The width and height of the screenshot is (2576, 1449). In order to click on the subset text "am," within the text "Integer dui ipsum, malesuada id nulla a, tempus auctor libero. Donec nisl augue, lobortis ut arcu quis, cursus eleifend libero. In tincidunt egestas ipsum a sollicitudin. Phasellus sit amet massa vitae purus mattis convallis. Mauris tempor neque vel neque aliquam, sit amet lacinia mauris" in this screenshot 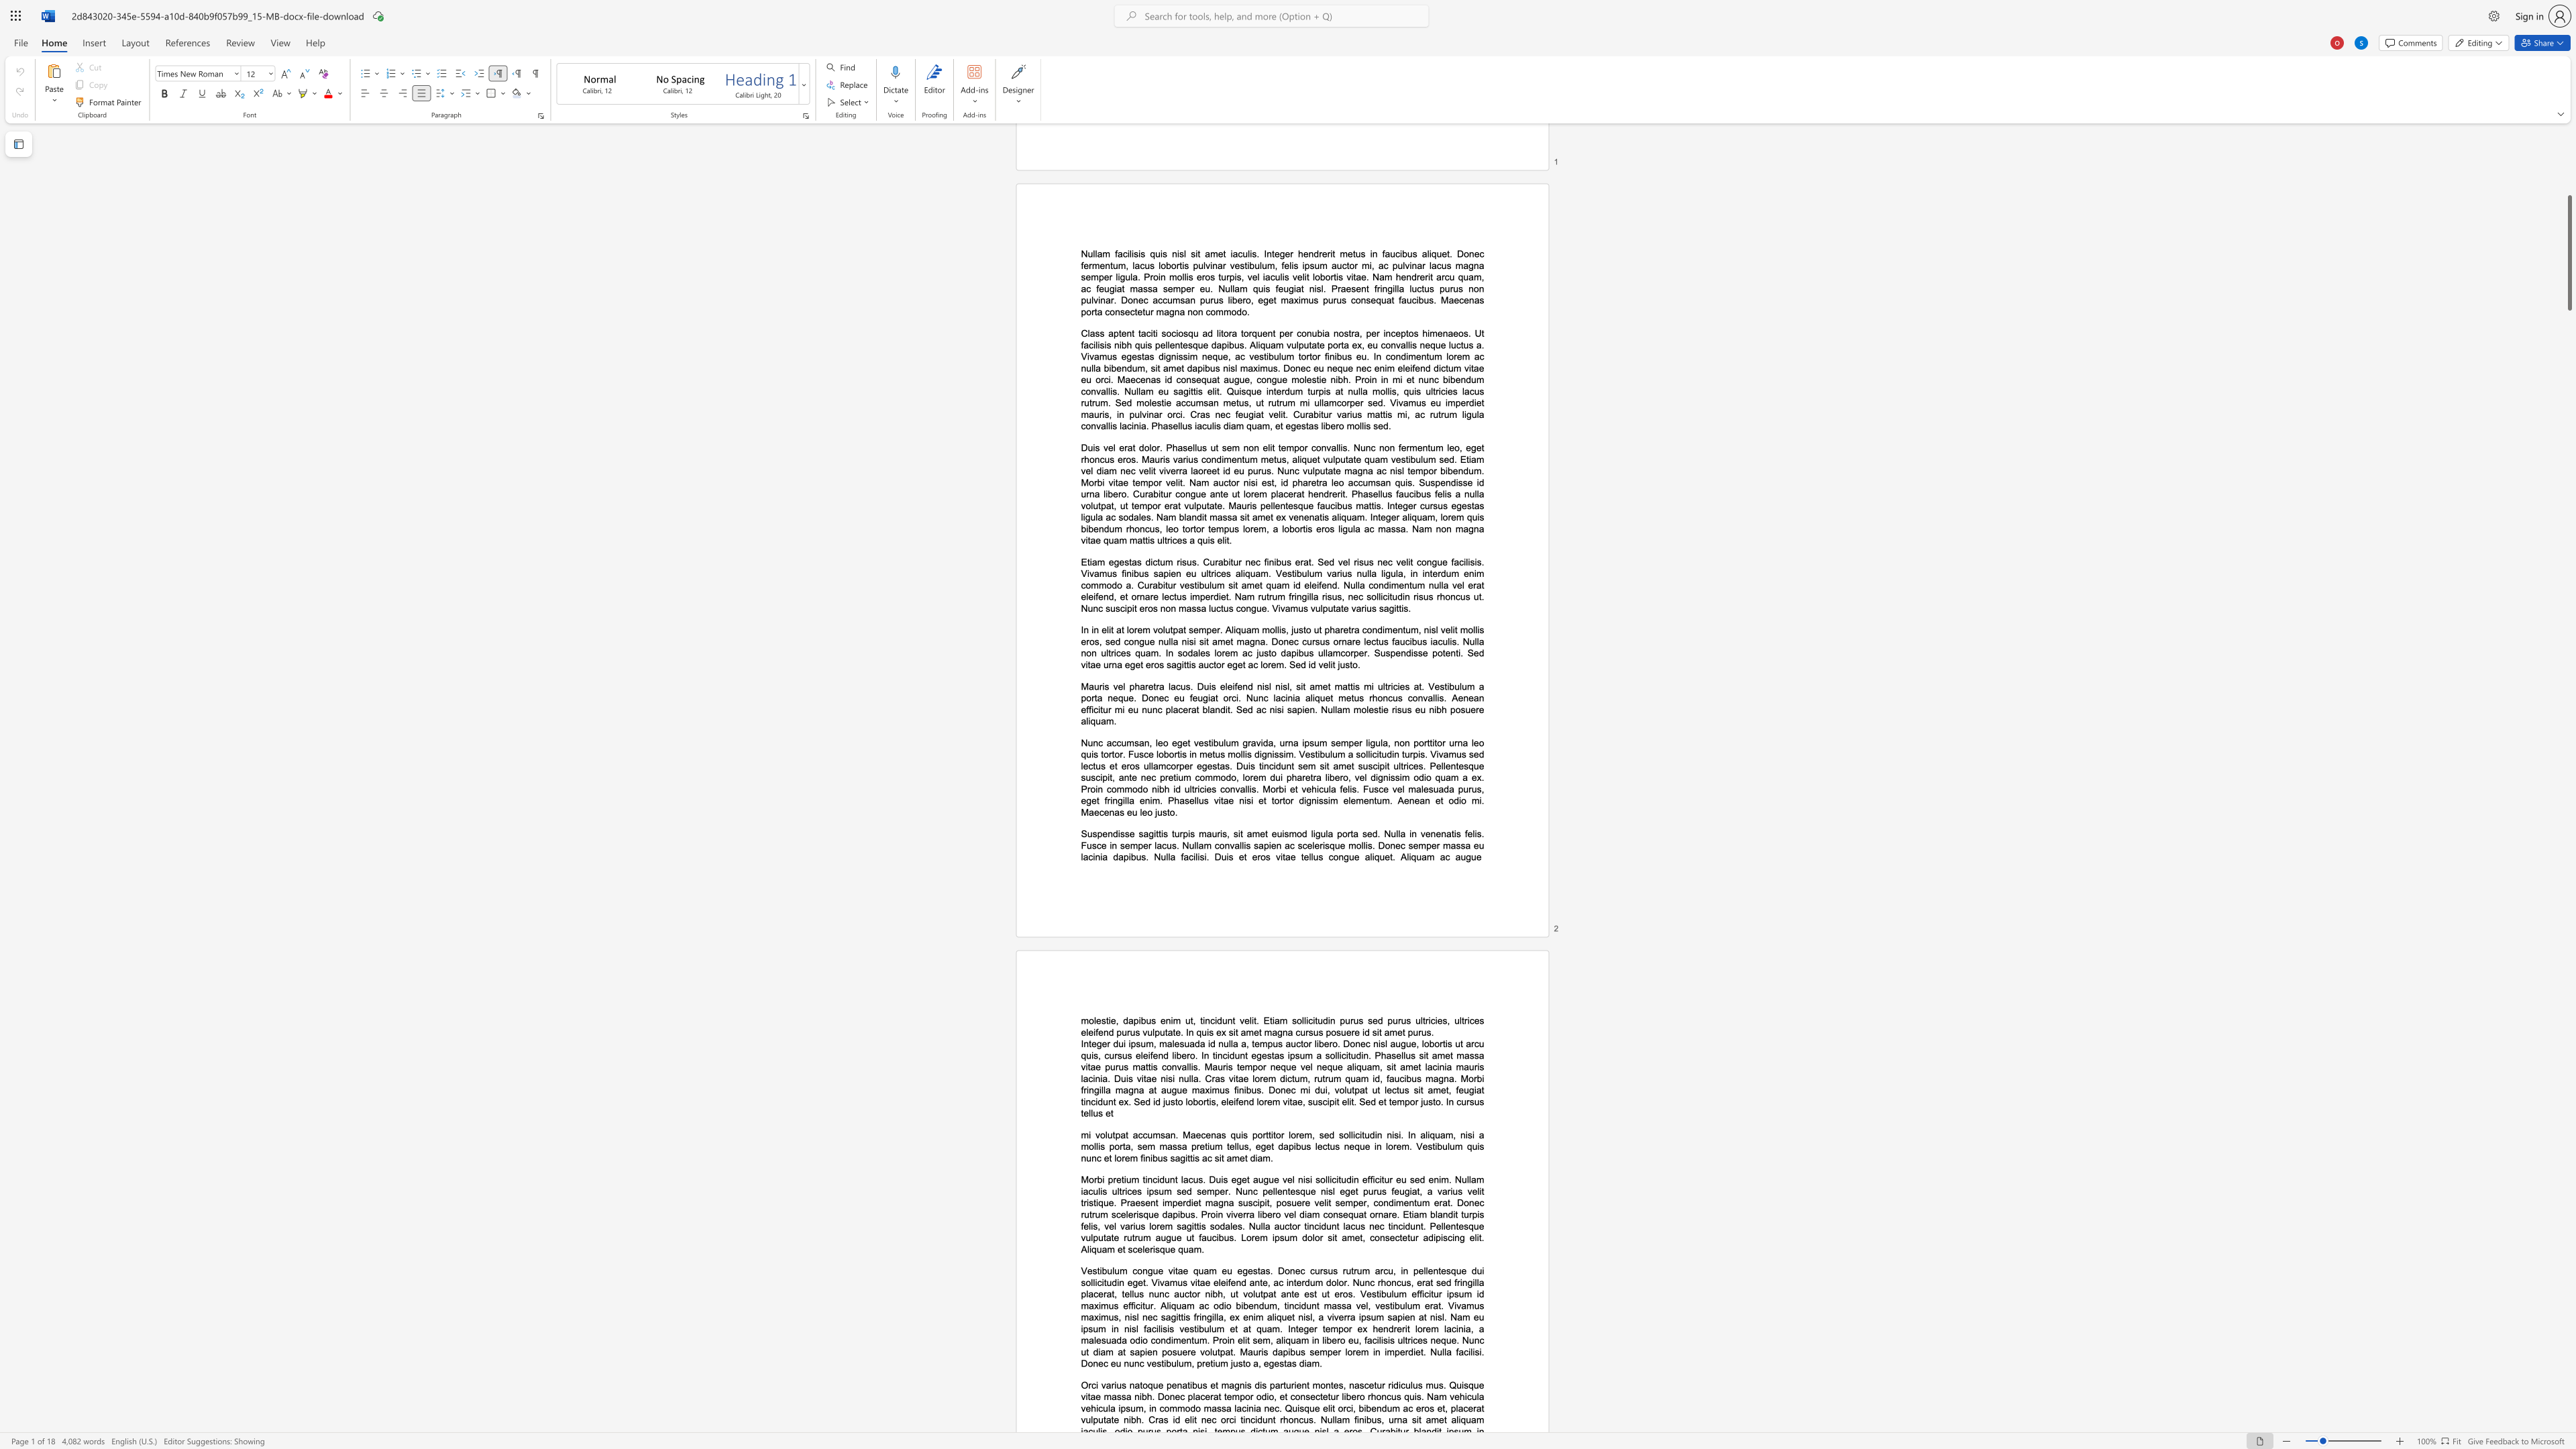, I will do `click(1365, 1067)`.